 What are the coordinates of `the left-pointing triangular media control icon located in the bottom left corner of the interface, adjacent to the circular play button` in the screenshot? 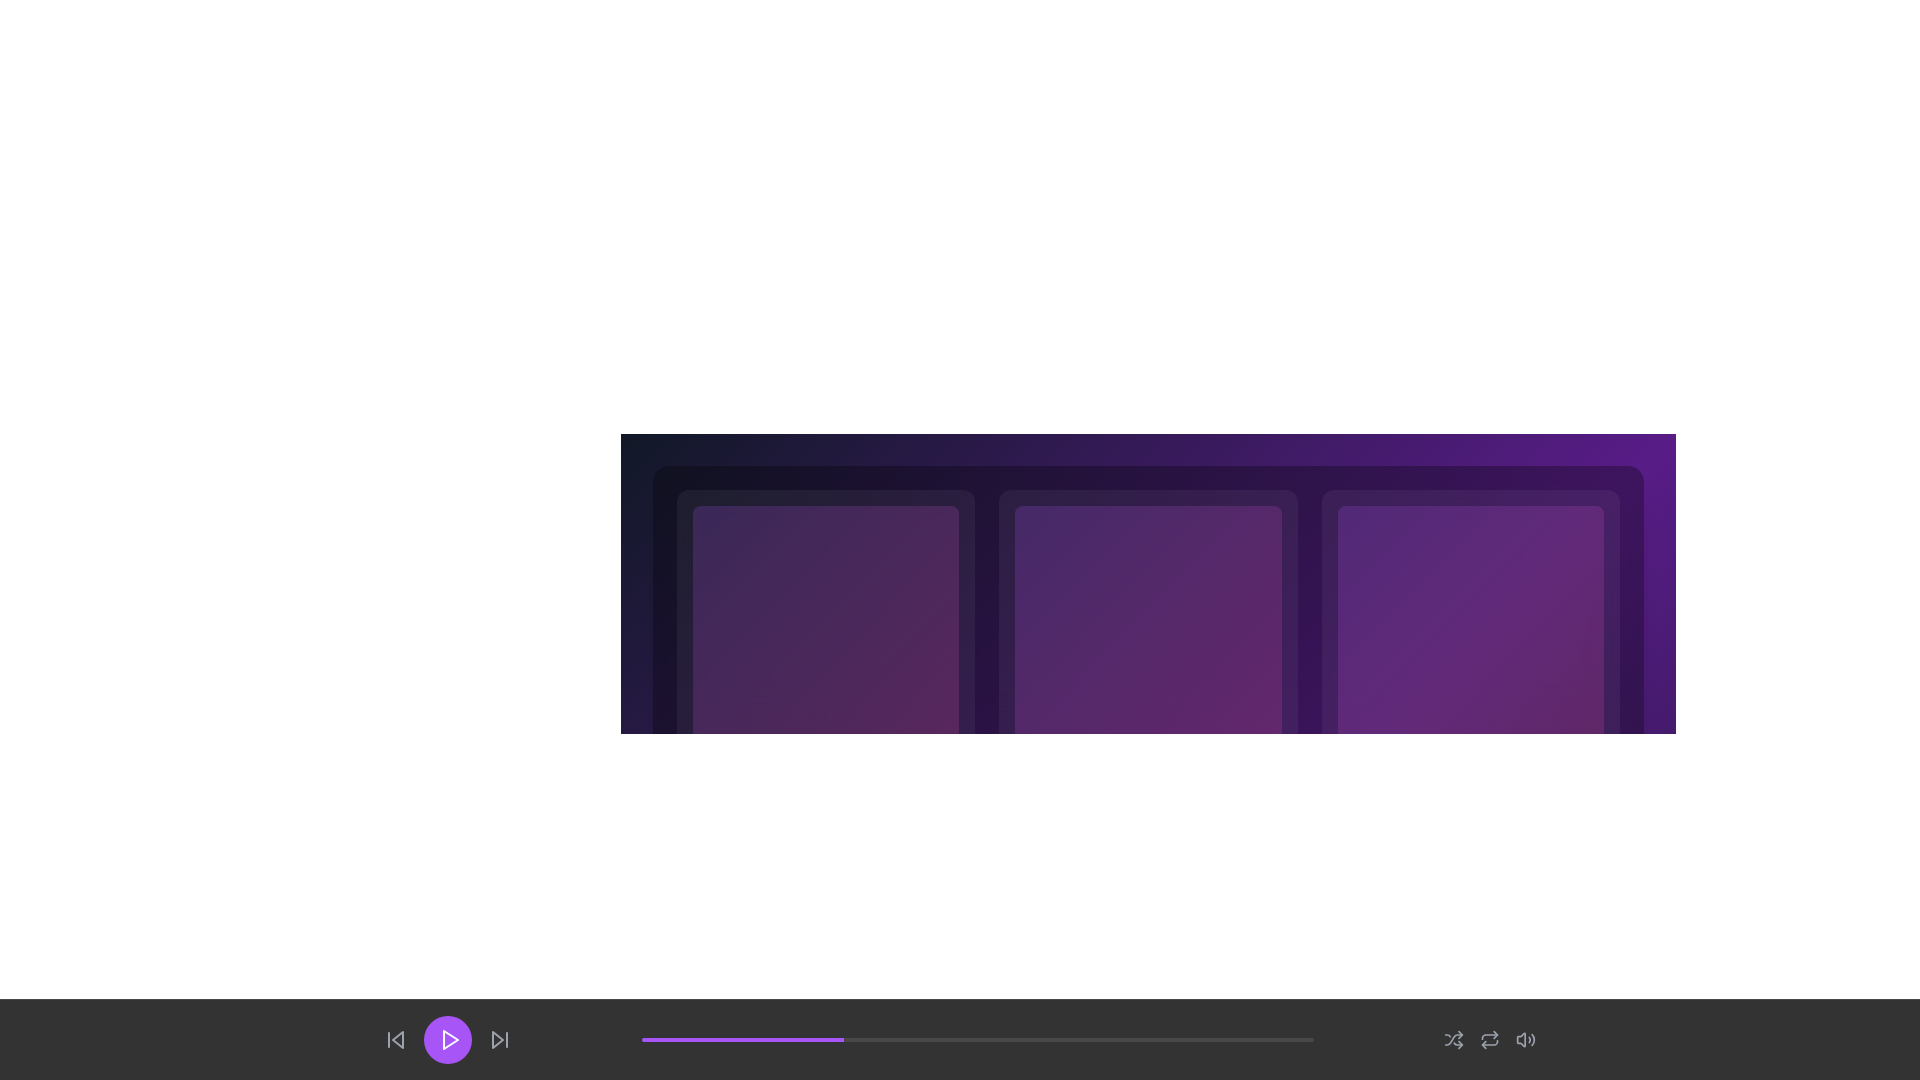 It's located at (398, 1039).